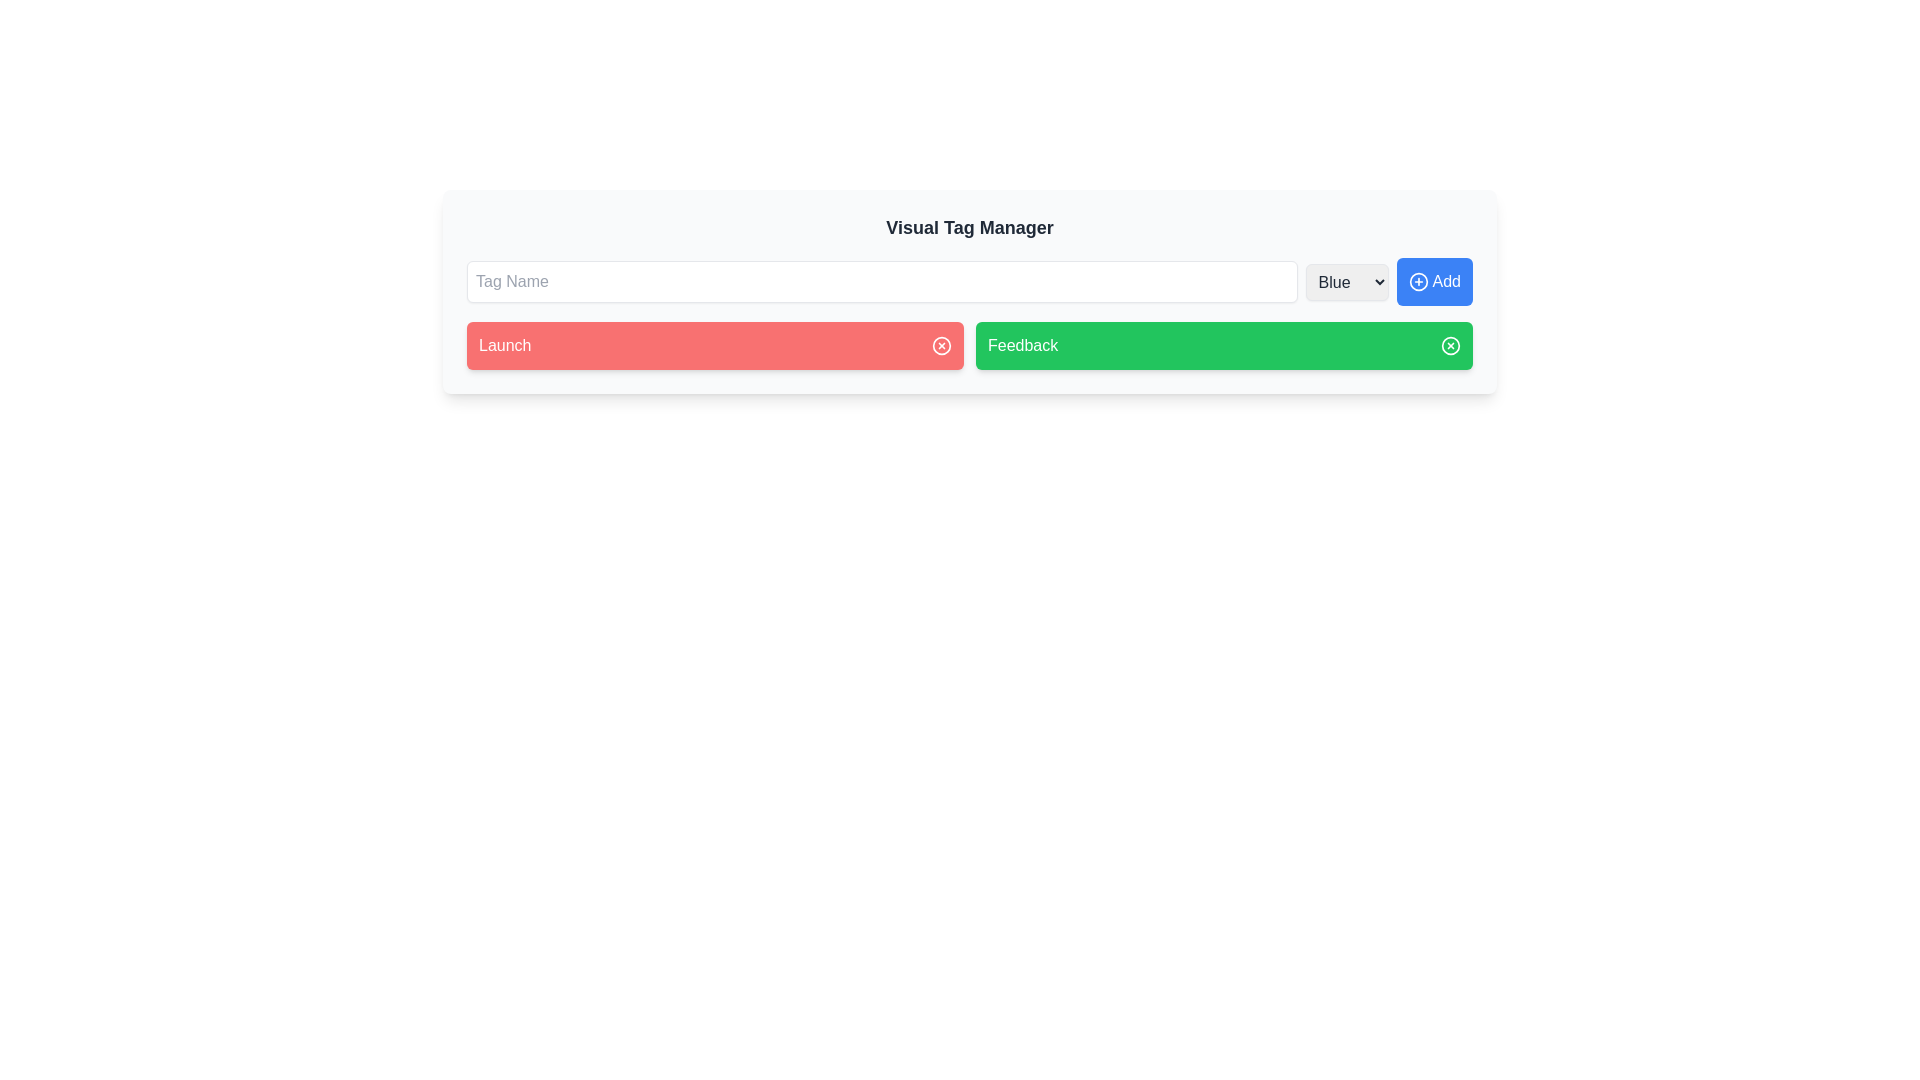  I want to click on the circular icon with a cross inside it, located at the far right corner of the red 'Launch' button, so click(940, 345).